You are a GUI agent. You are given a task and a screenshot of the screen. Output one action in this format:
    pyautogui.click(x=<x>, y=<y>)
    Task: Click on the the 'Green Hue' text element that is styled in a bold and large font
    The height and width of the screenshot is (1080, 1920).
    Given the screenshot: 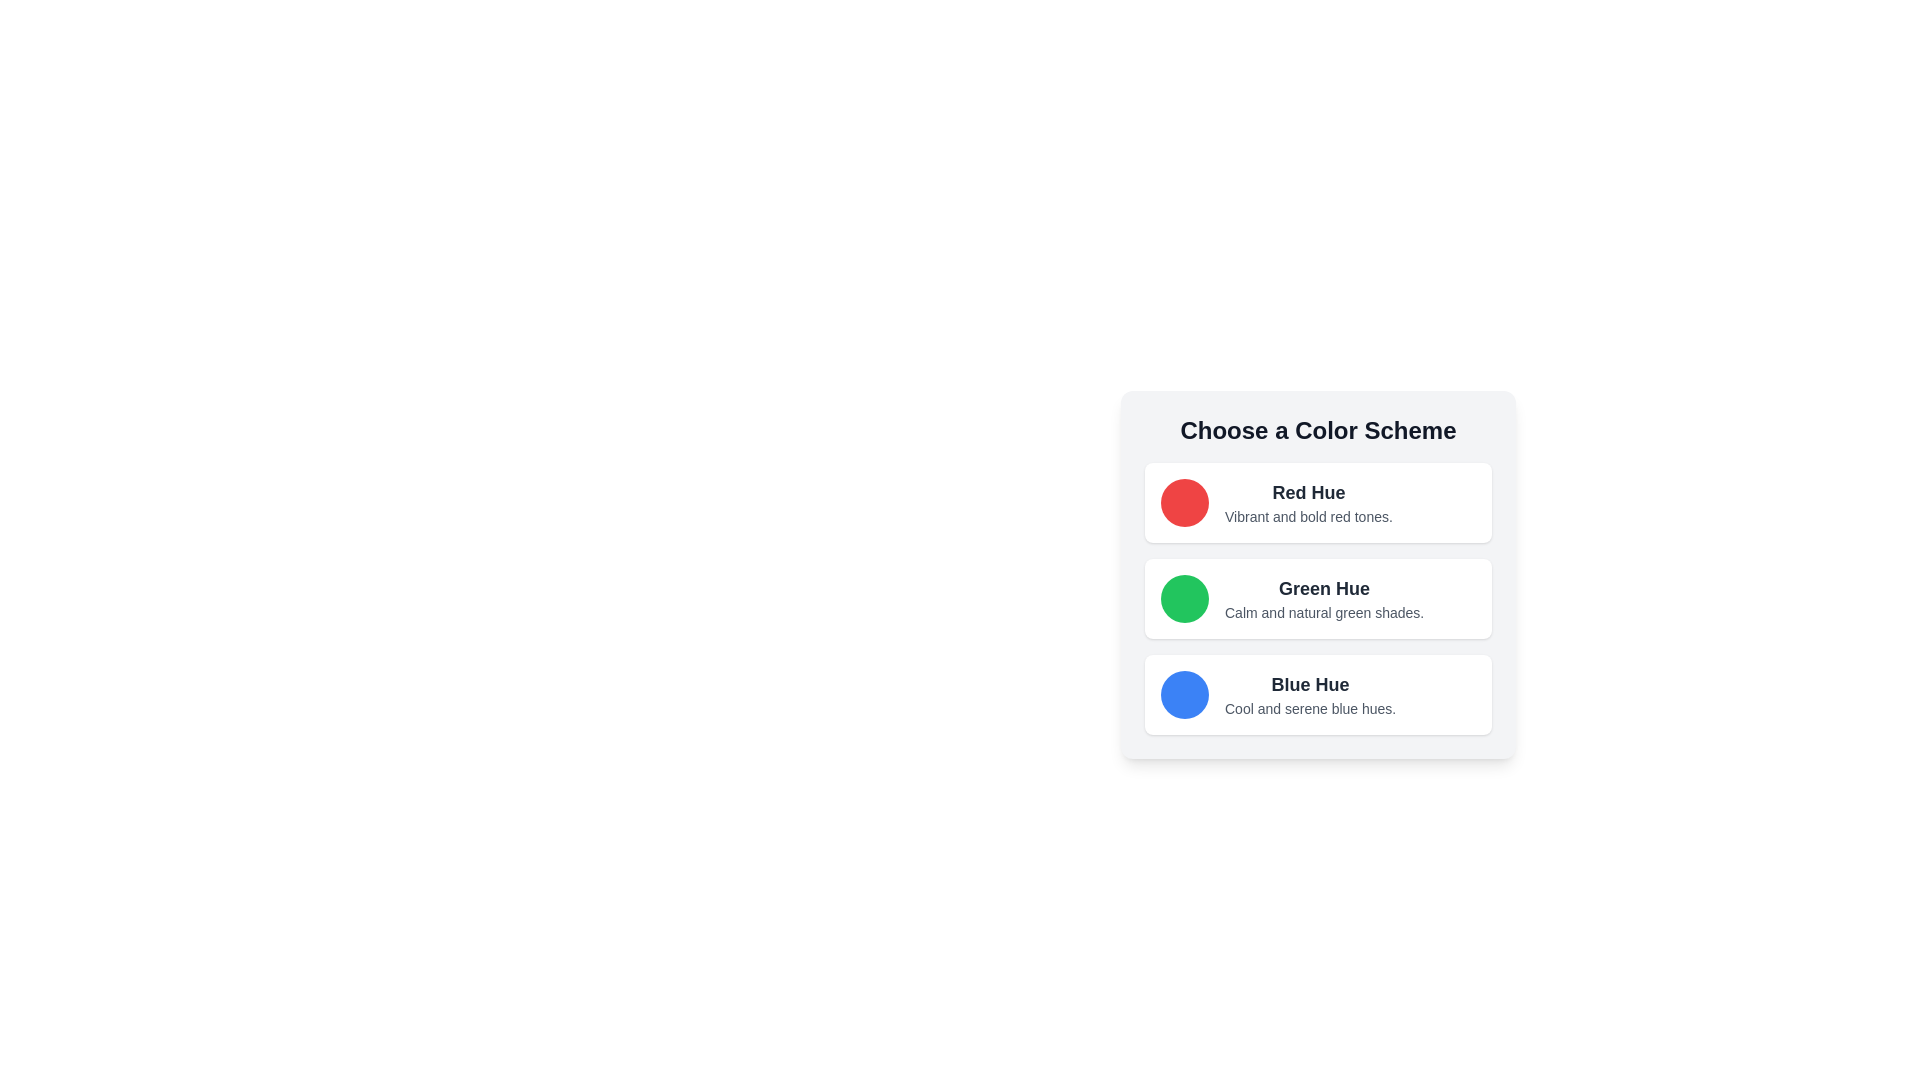 What is the action you would take?
    pyautogui.click(x=1324, y=588)
    